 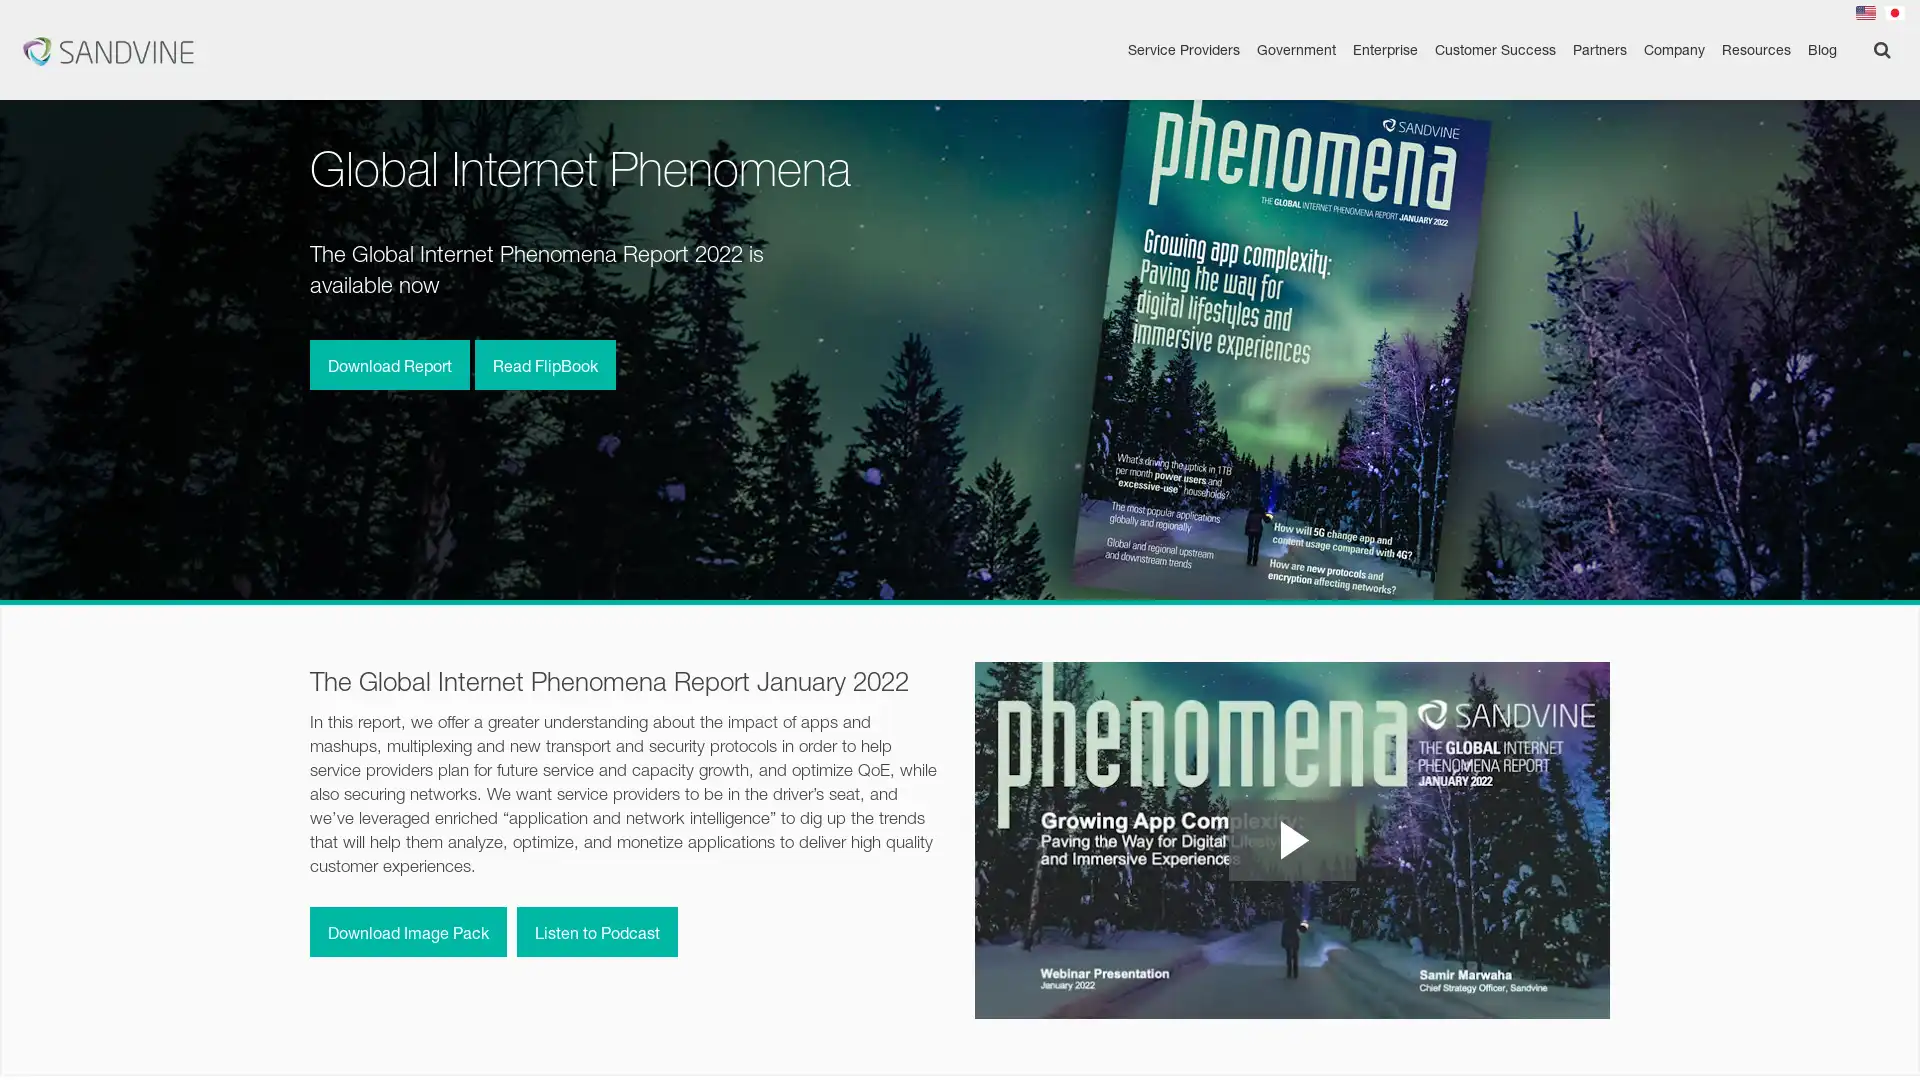 What do you see at coordinates (1708, 1040) in the screenshot?
I see `Subscribe now` at bounding box center [1708, 1040].